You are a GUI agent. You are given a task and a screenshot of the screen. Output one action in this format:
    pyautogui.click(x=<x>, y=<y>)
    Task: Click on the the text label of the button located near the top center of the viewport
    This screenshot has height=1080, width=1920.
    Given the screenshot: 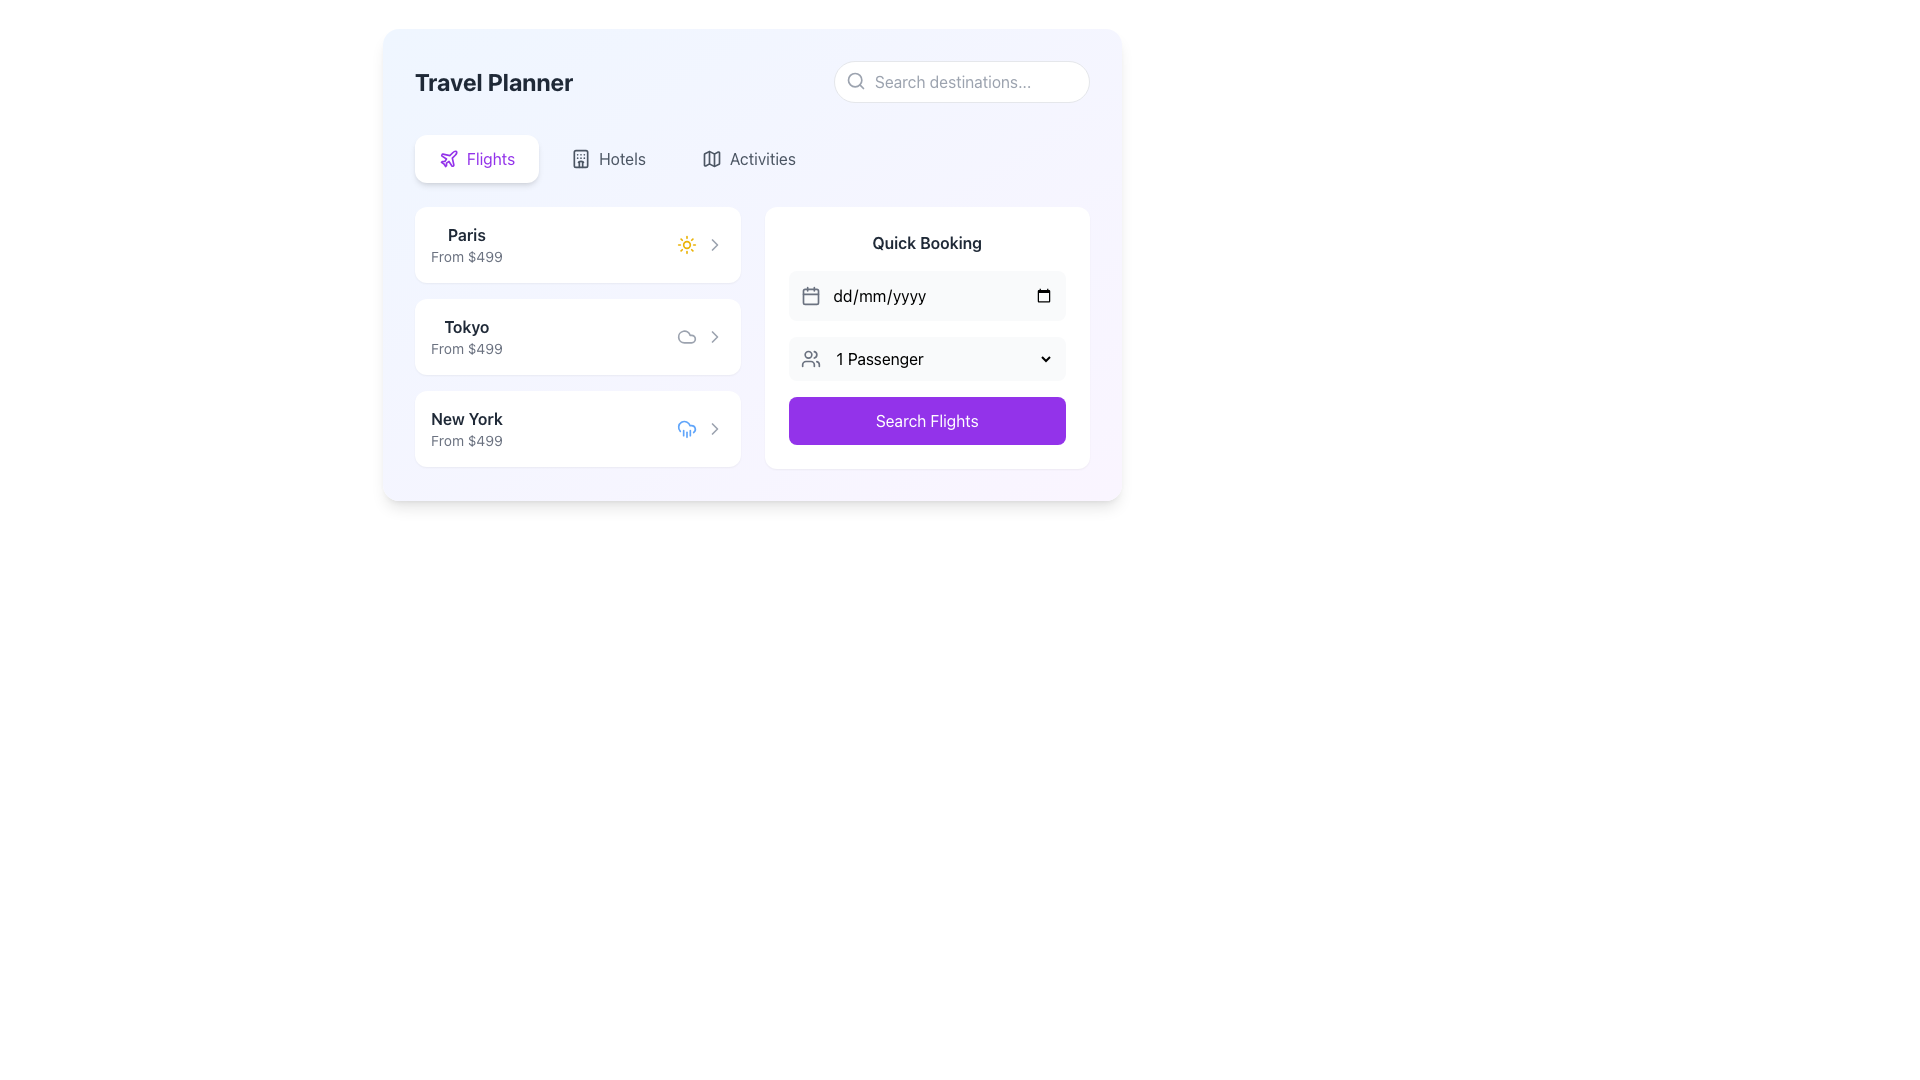 What is the action you would take?
    pyautogui.click(x=621, y=157)
    